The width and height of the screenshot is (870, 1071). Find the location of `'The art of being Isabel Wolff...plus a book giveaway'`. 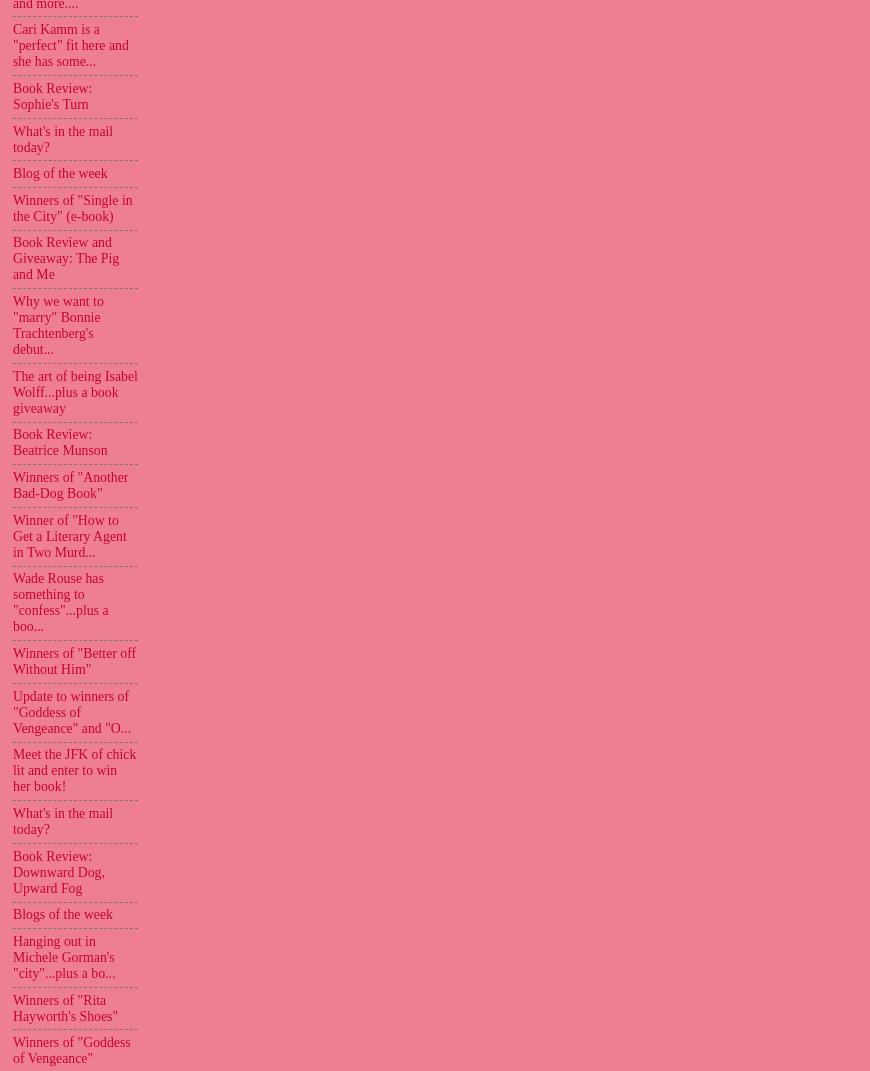

'The art of being Isabel Wolff...plus a book giveaway' is located at coordinates (73, 391).